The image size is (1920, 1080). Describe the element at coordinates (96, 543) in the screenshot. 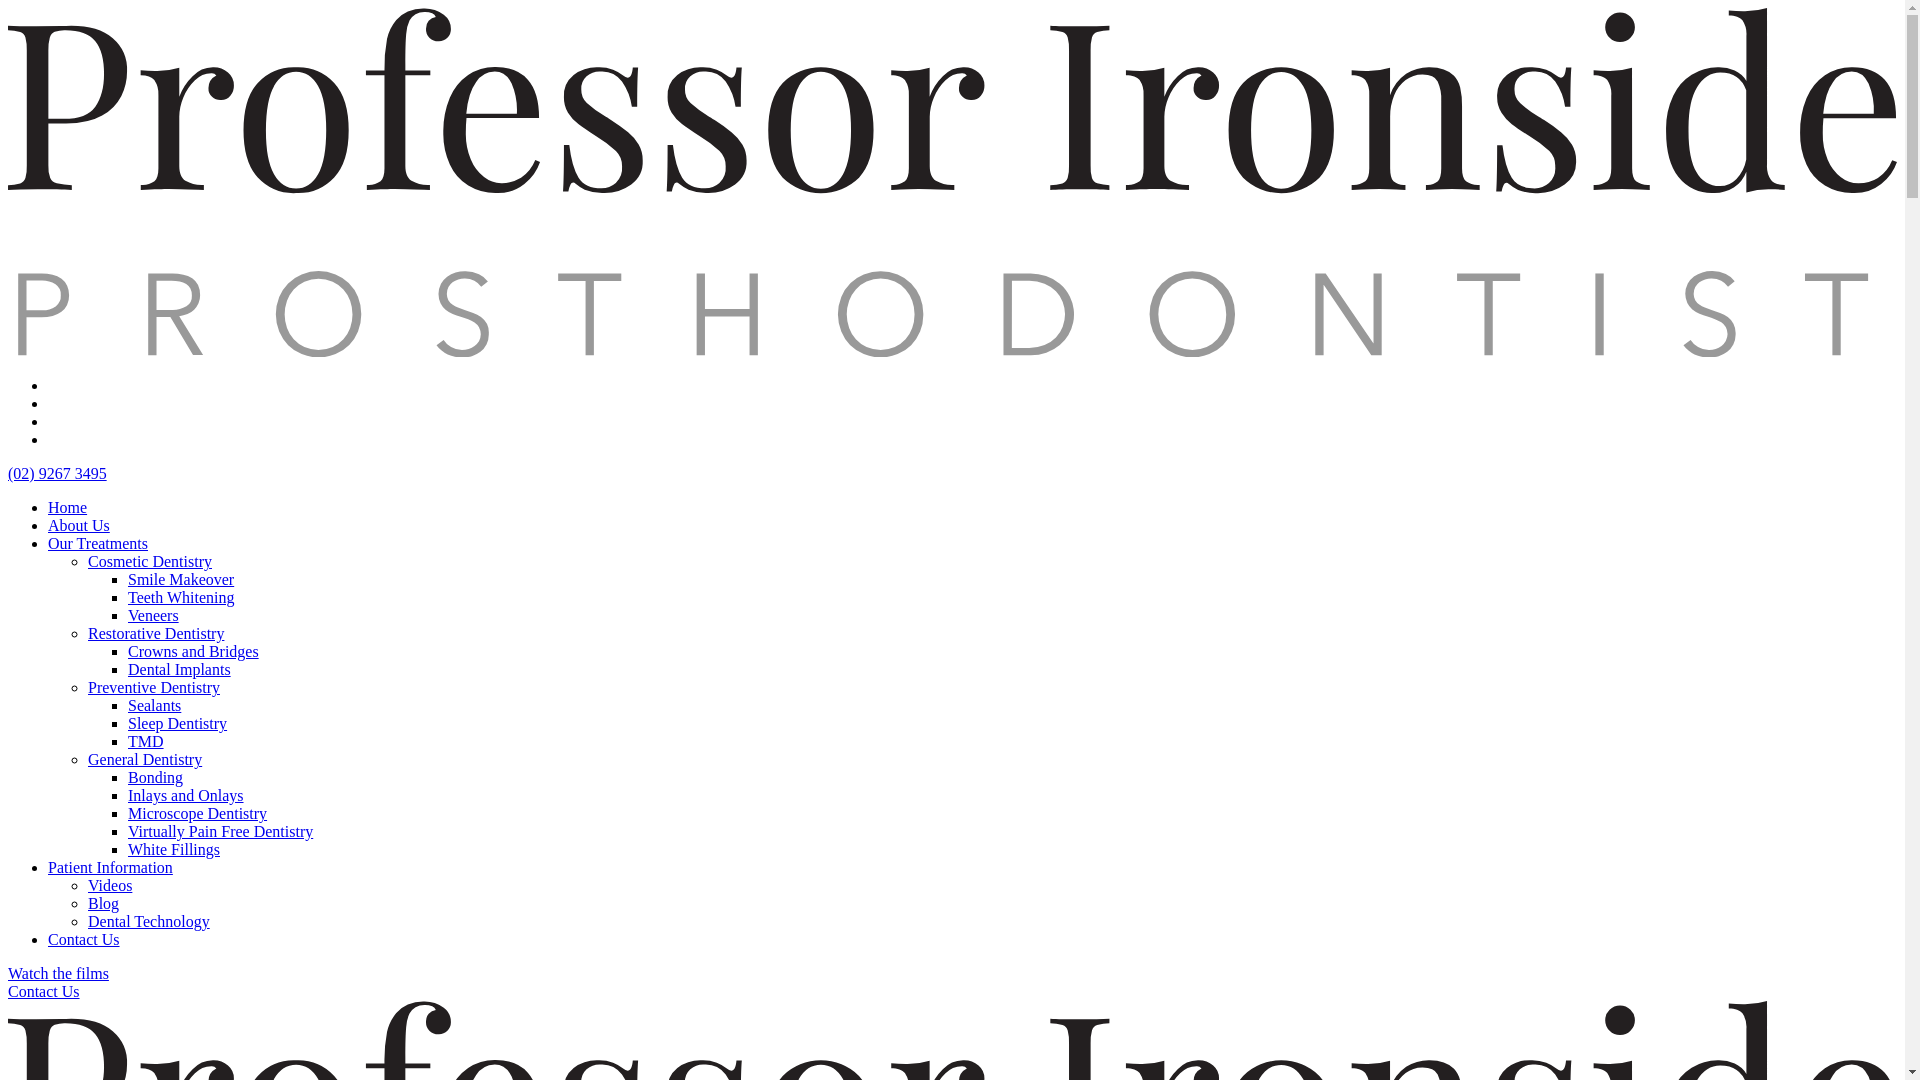

I see `'Our Treatments'` at that location.